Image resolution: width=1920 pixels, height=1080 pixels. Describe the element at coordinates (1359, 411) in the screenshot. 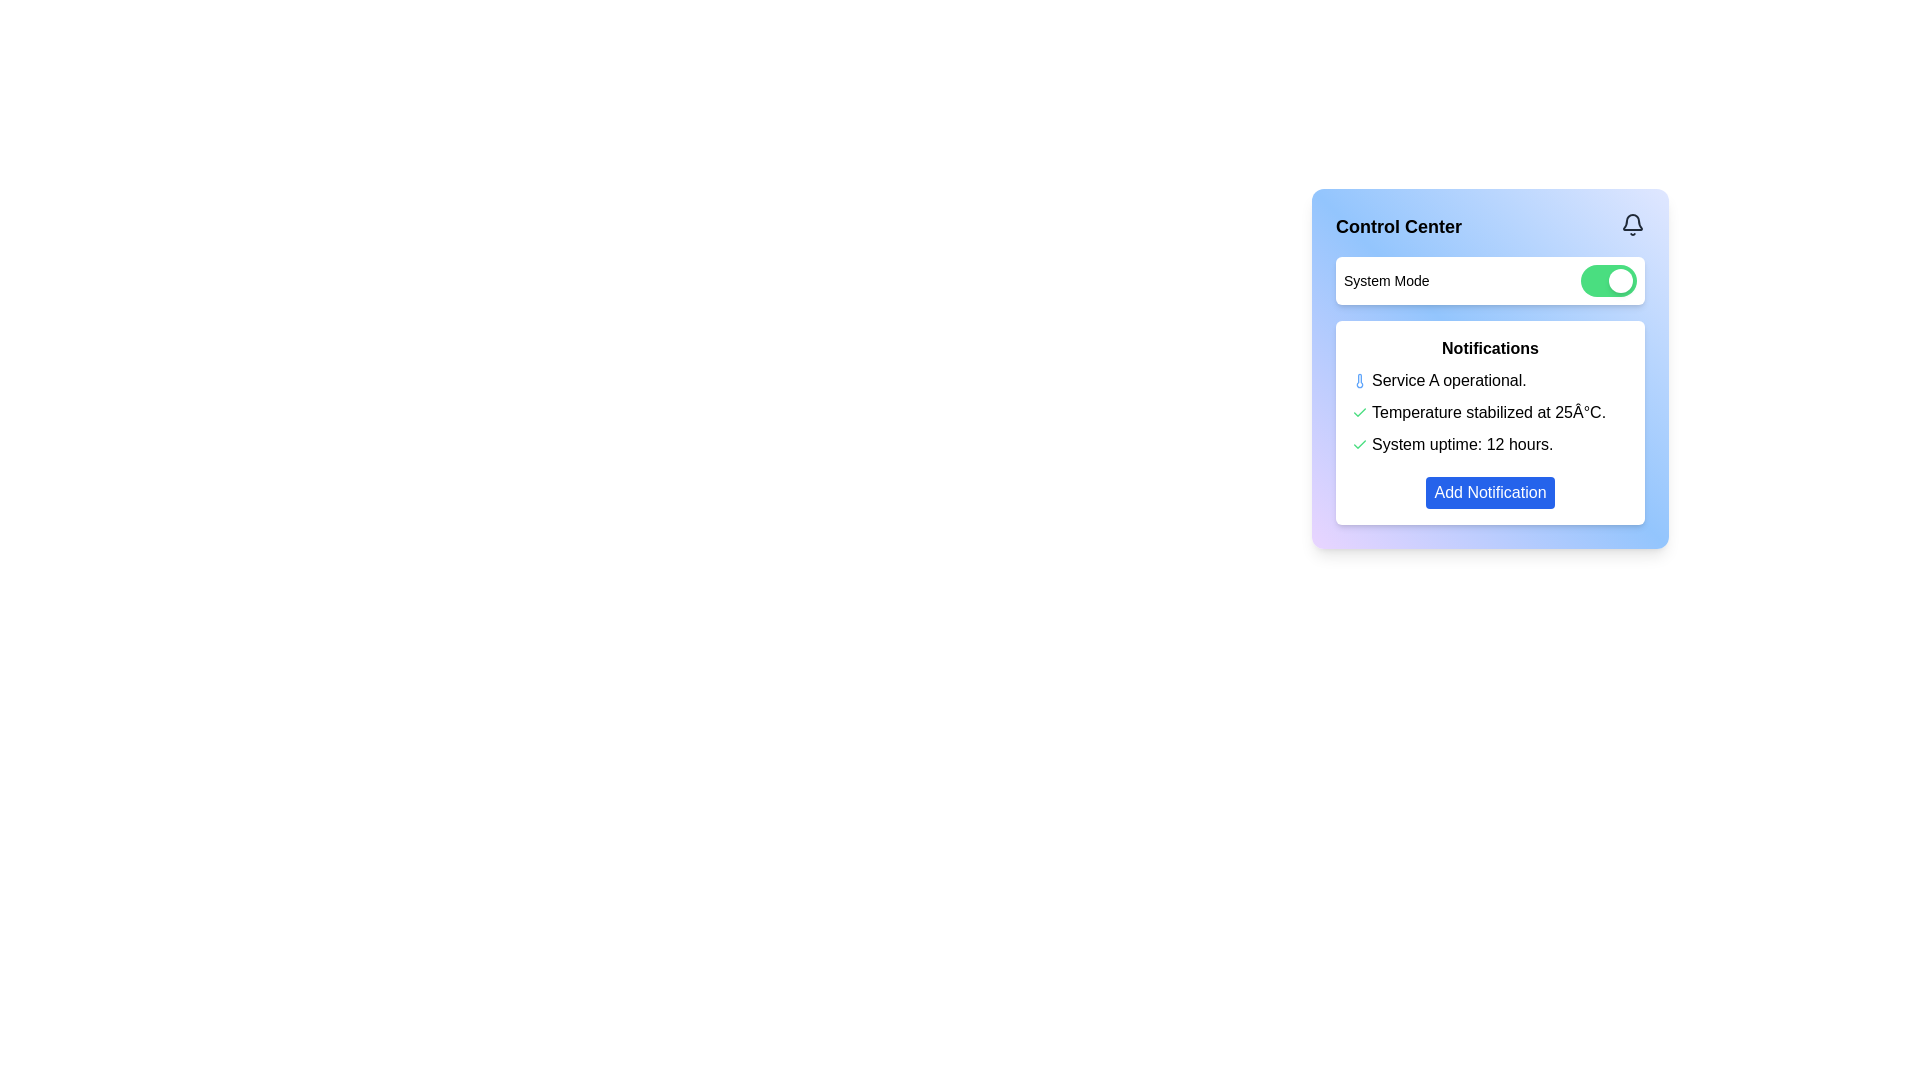

I see `the first icon on the left side of the 'Temperature stabilized at 25°C' notification in the Notifications section` at that location.